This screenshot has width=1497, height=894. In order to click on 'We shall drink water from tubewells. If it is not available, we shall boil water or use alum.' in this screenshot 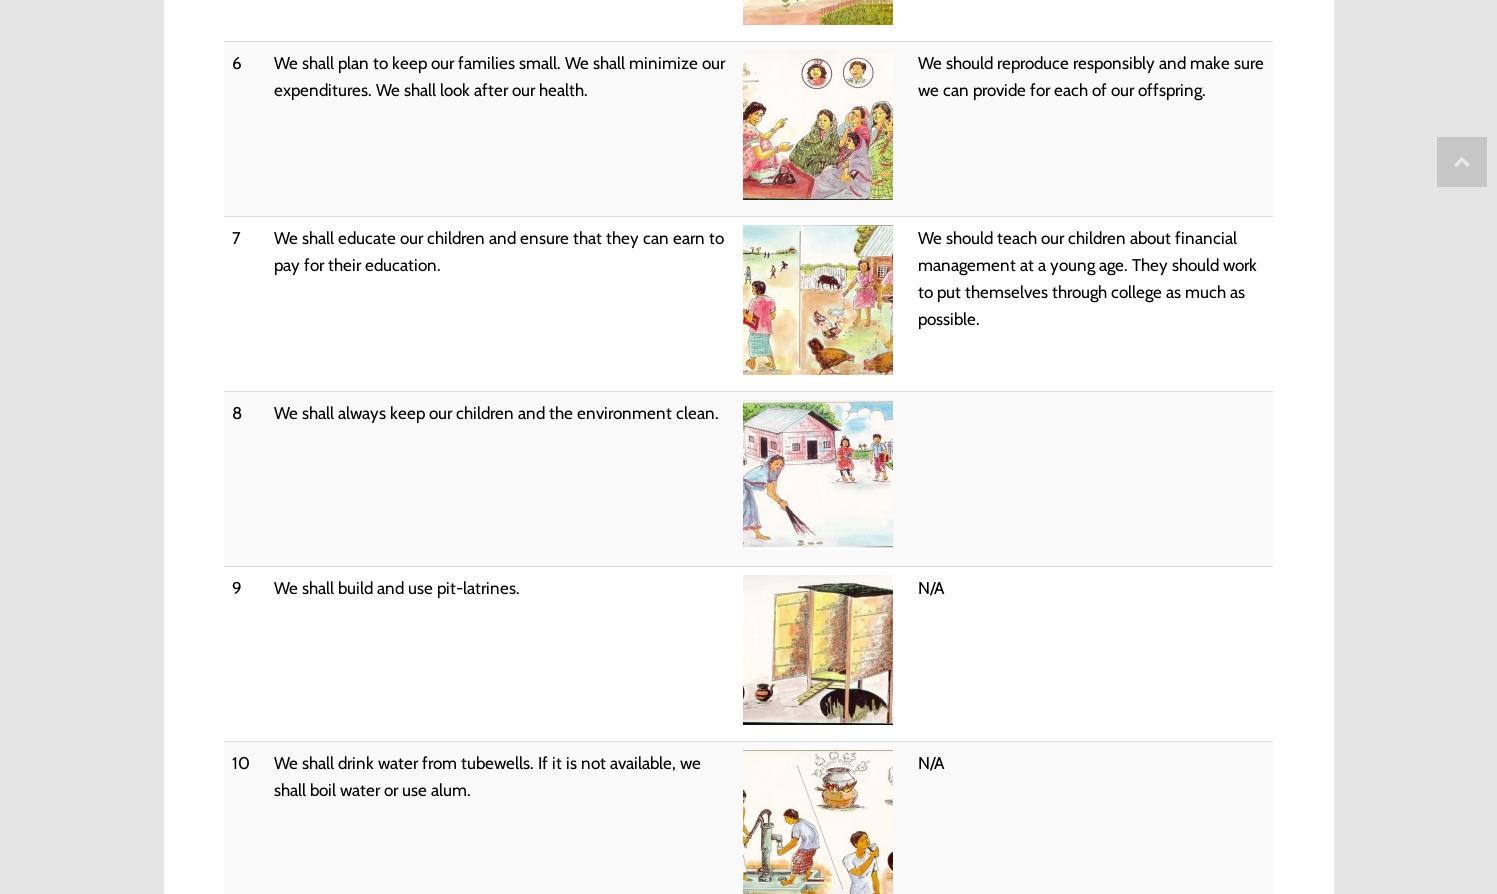, I will do `click(485, 774)`.